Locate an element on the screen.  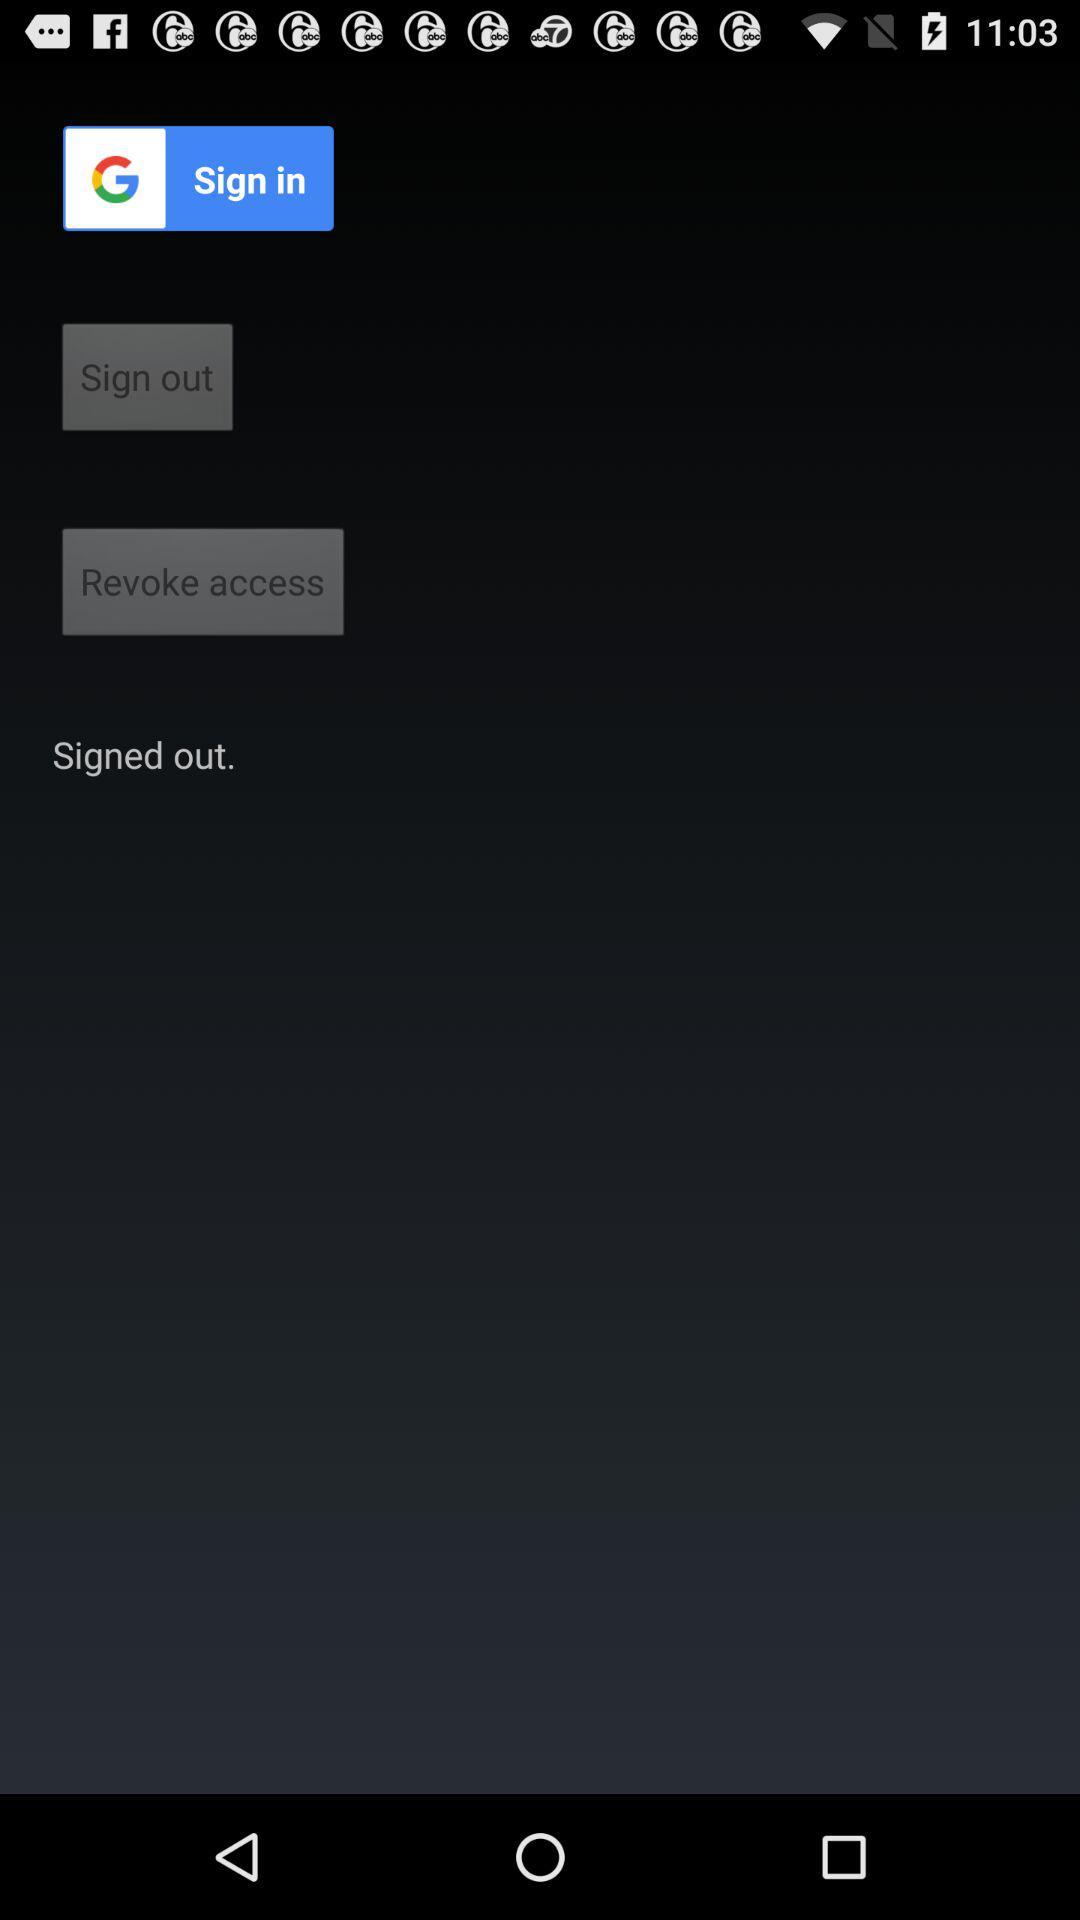
the sign out button is located at coordinates (147, 383).